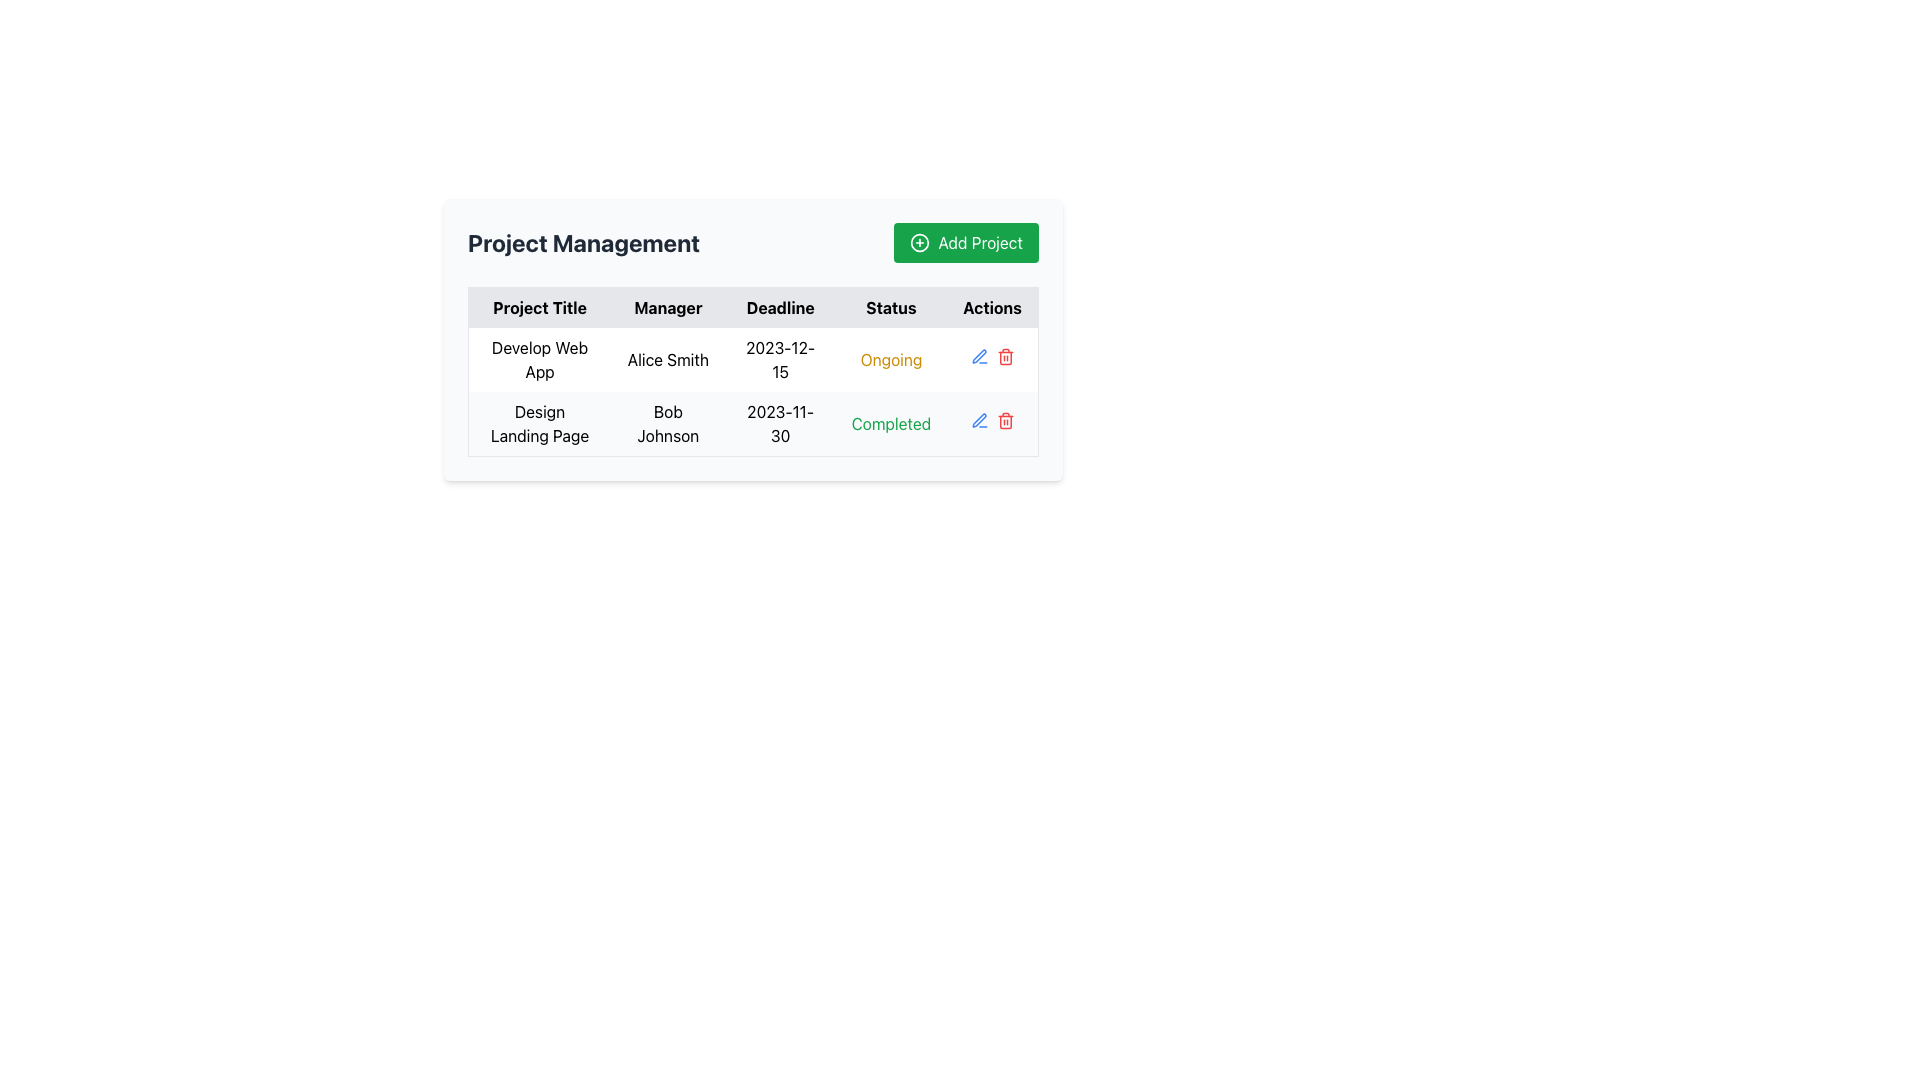  What do you see at coordinates (779, 423) in the screenshot?
I see `the date display showing '2023-11-30' in the 'Deadline' column of the project information table for 'Design Landing Page' managed by Bob Johnson` at bounding box center [779, 423].